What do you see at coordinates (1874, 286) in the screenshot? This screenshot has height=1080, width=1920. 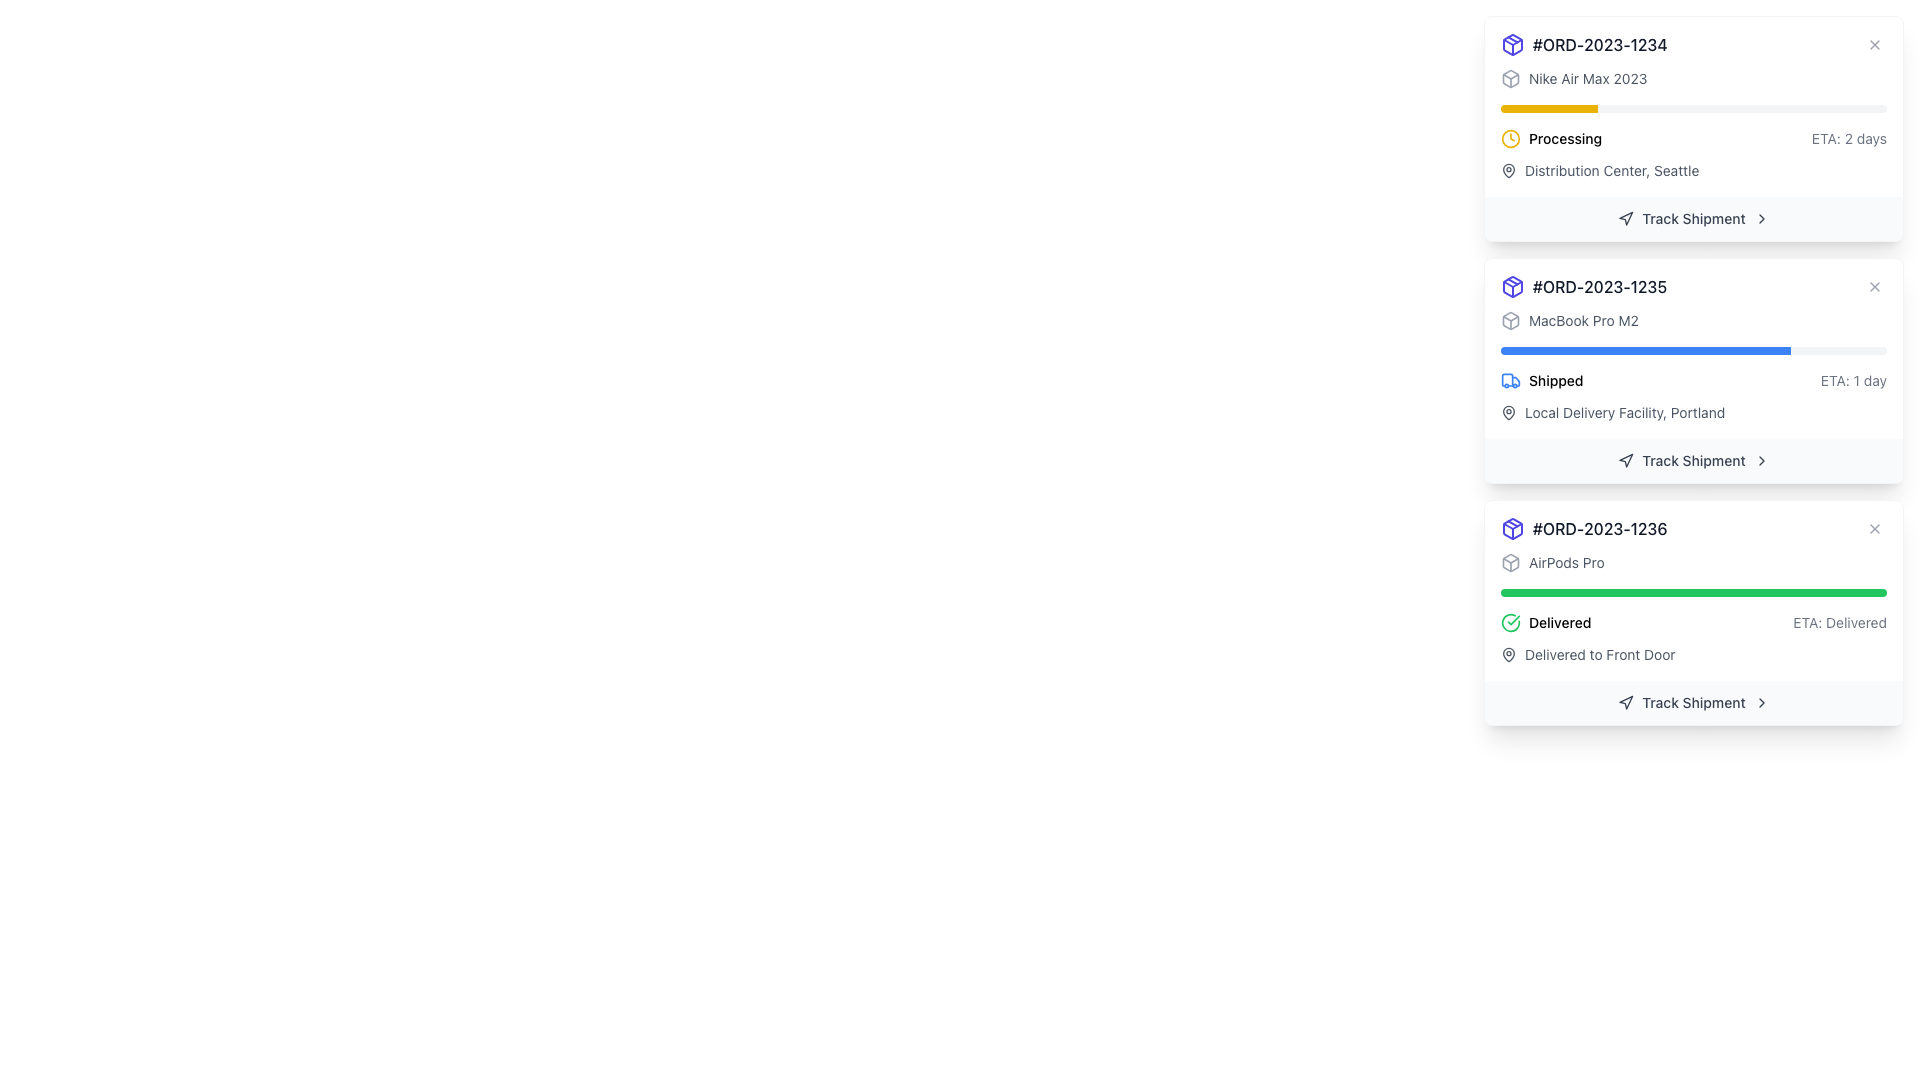 I see `the dismiss button with an icon located in the top-right corner of the order card for order #ORD-2023-1235` at bounding box center [1874, 286].